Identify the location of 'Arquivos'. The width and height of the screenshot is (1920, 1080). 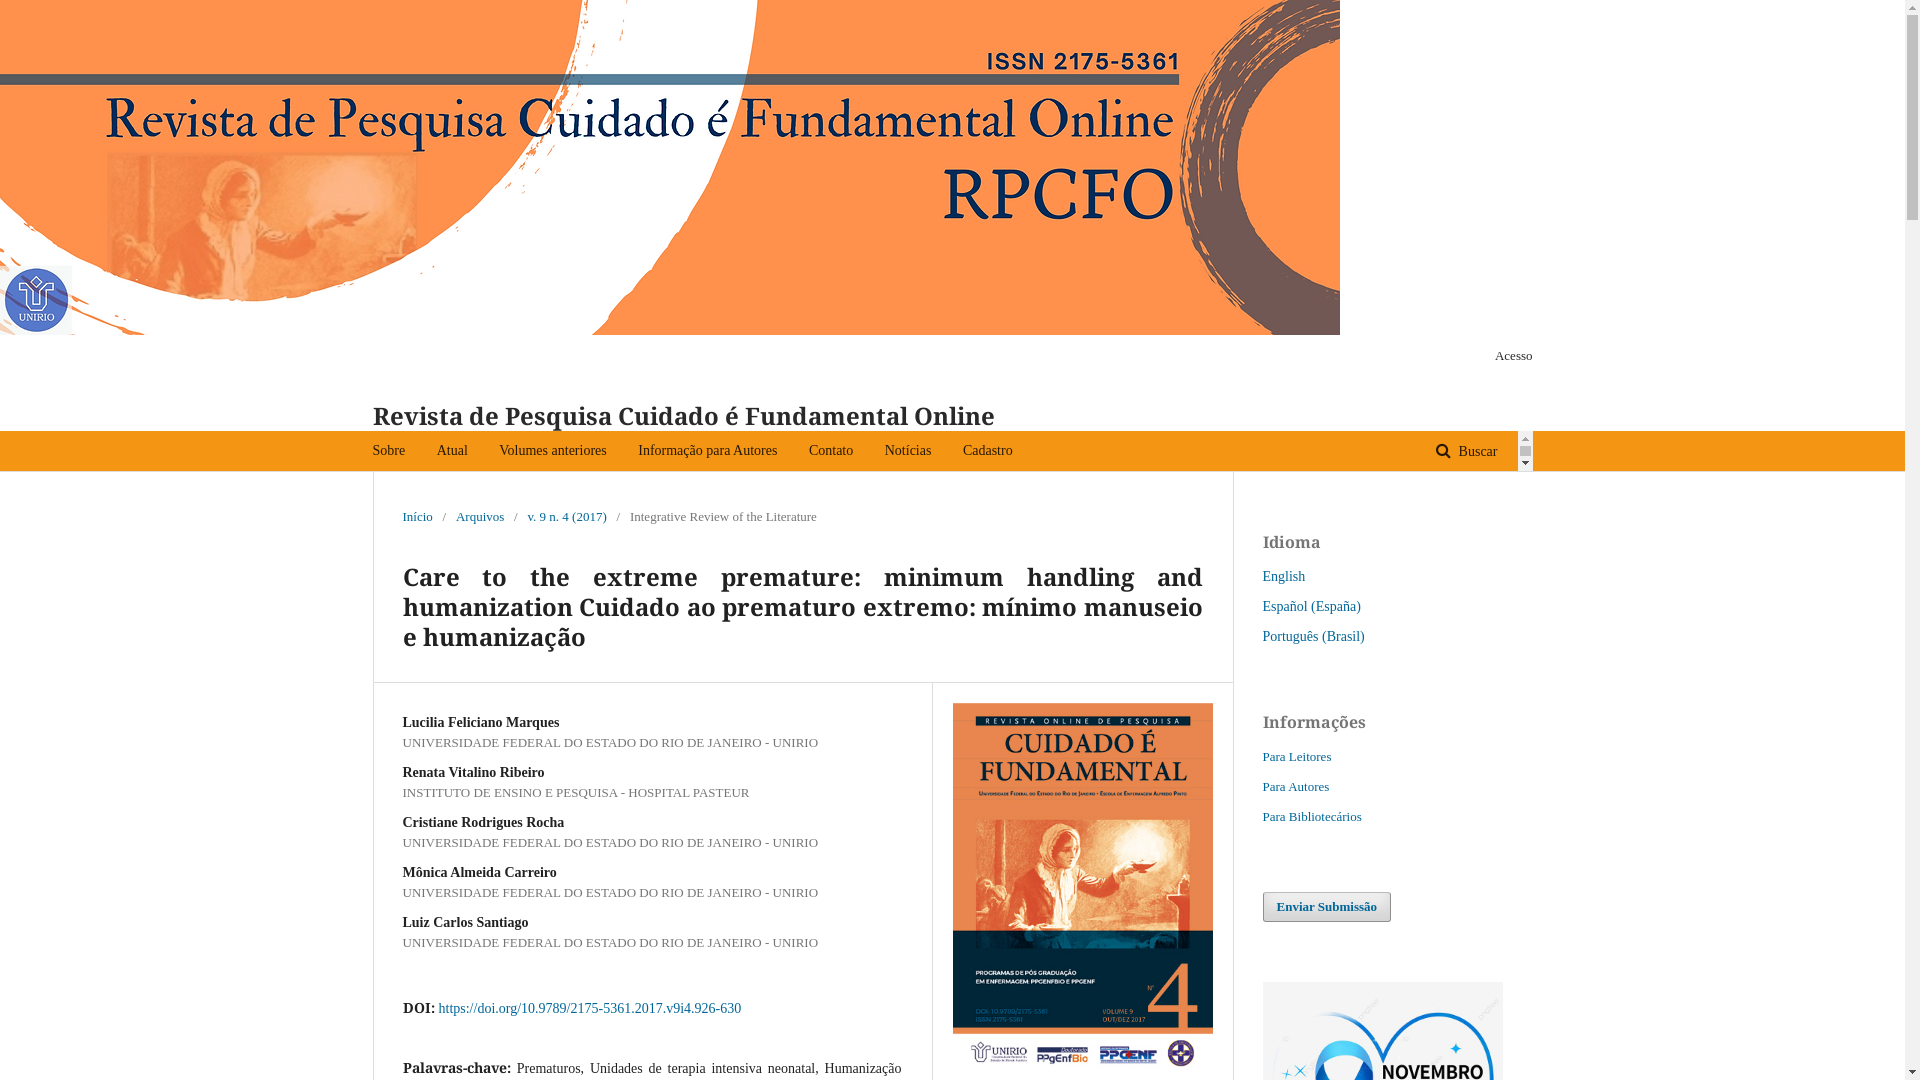
(480, 515).